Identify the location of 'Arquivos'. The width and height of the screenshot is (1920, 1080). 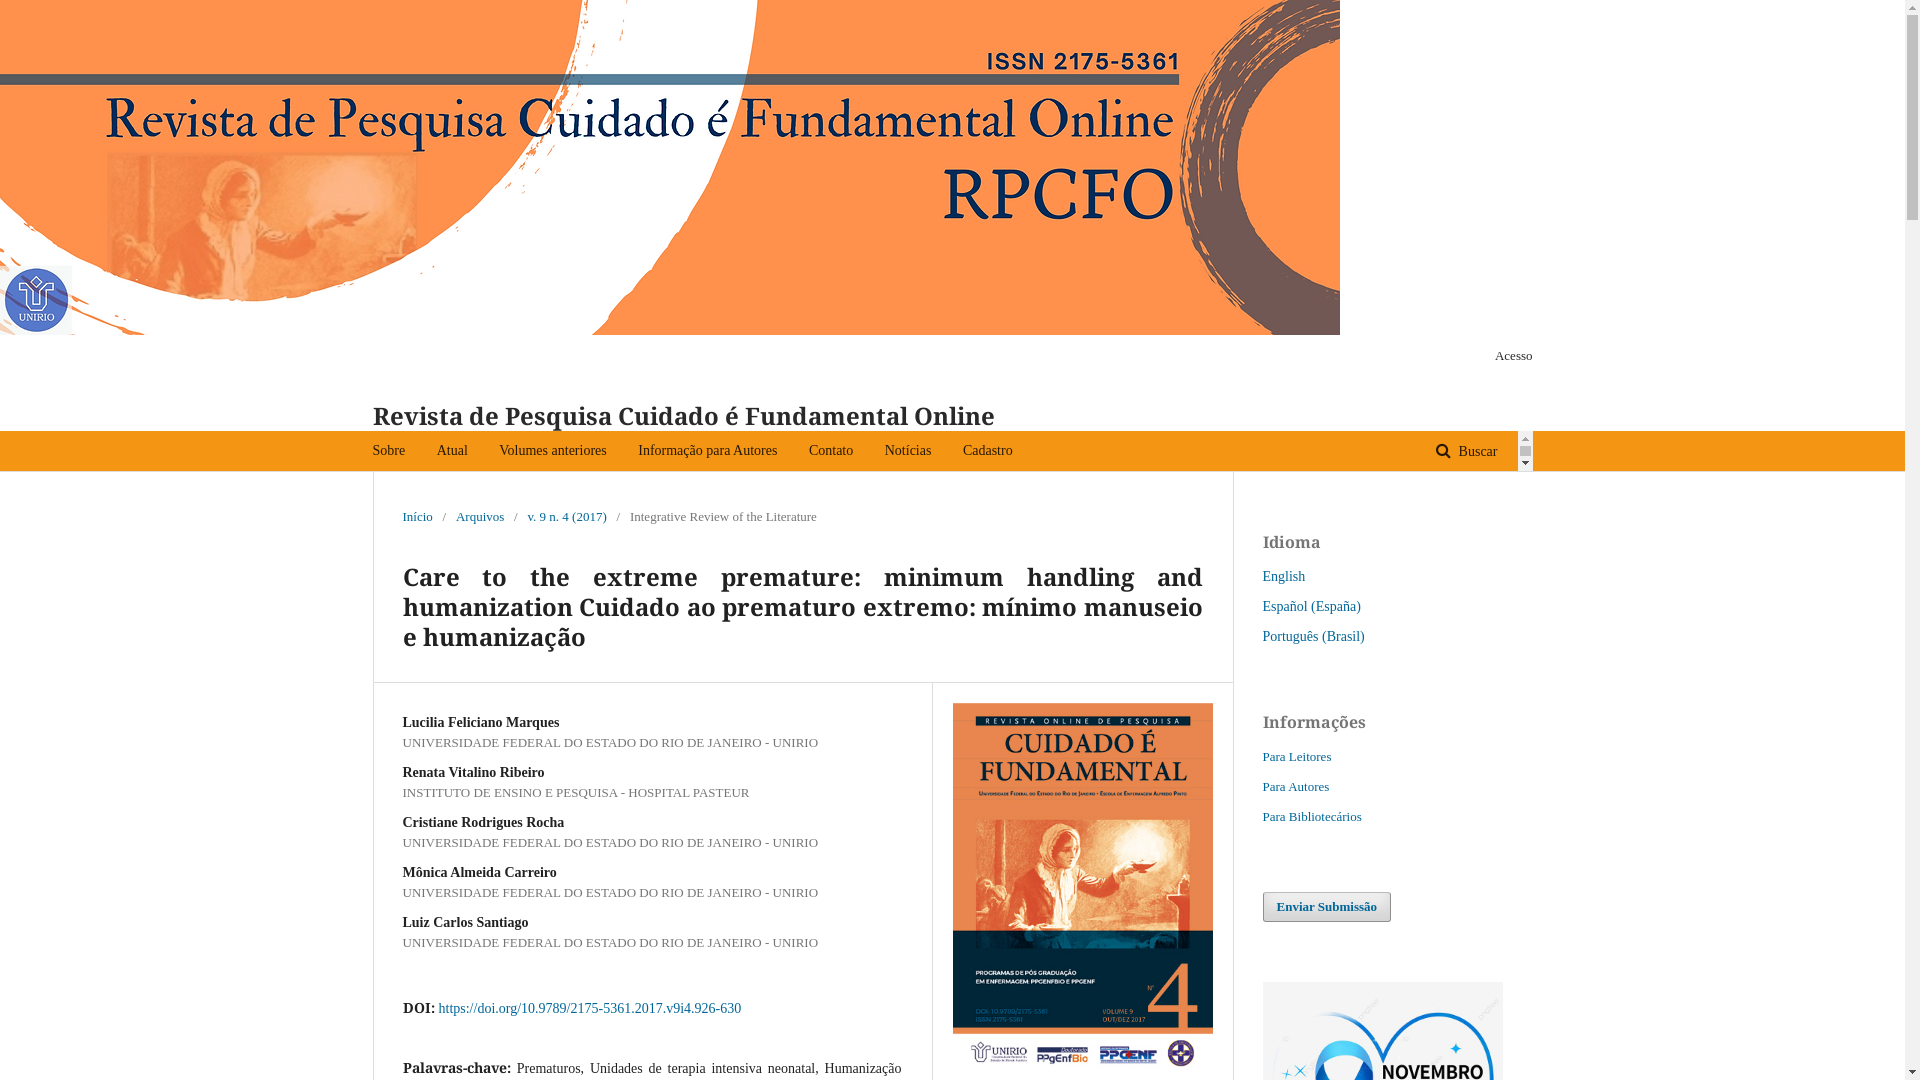
(480, 515).